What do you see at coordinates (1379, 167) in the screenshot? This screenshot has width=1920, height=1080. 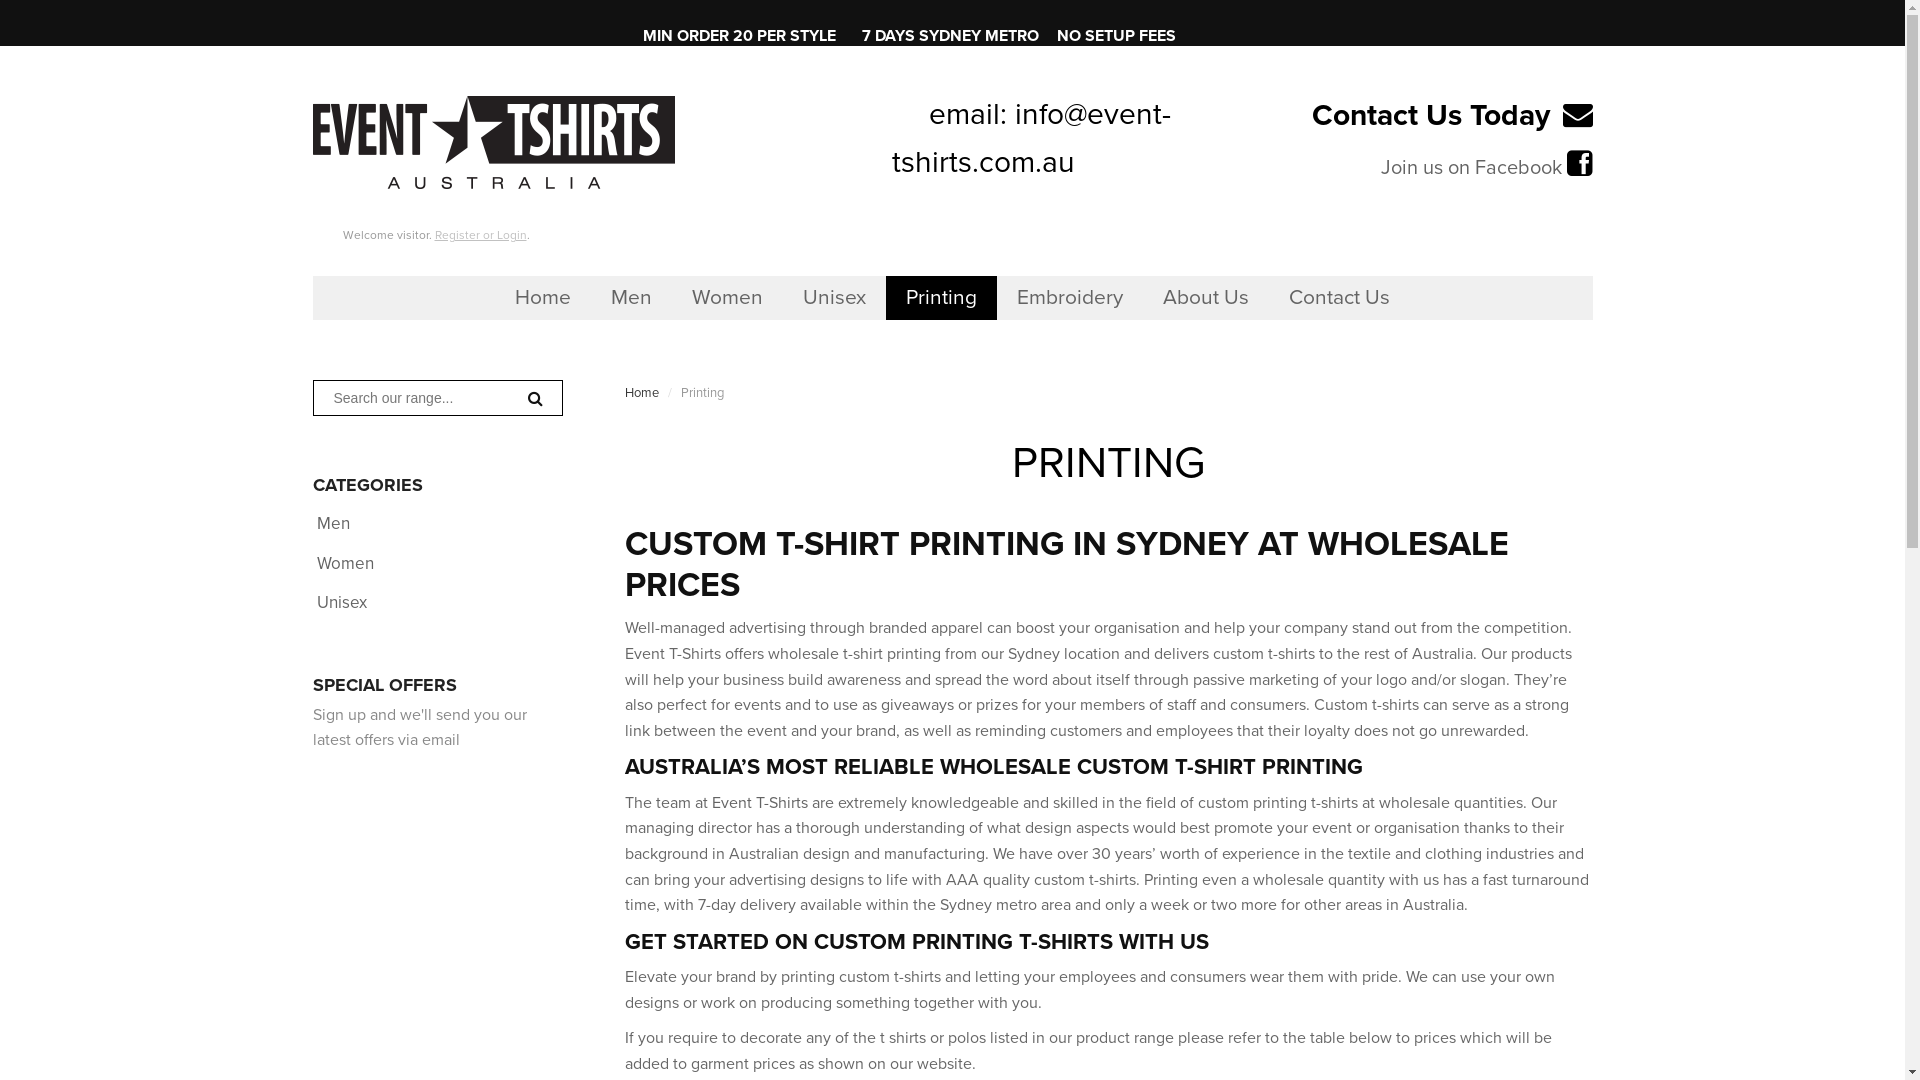 I see `'Join us on Facebook'` at bounding box center [1379, 167].